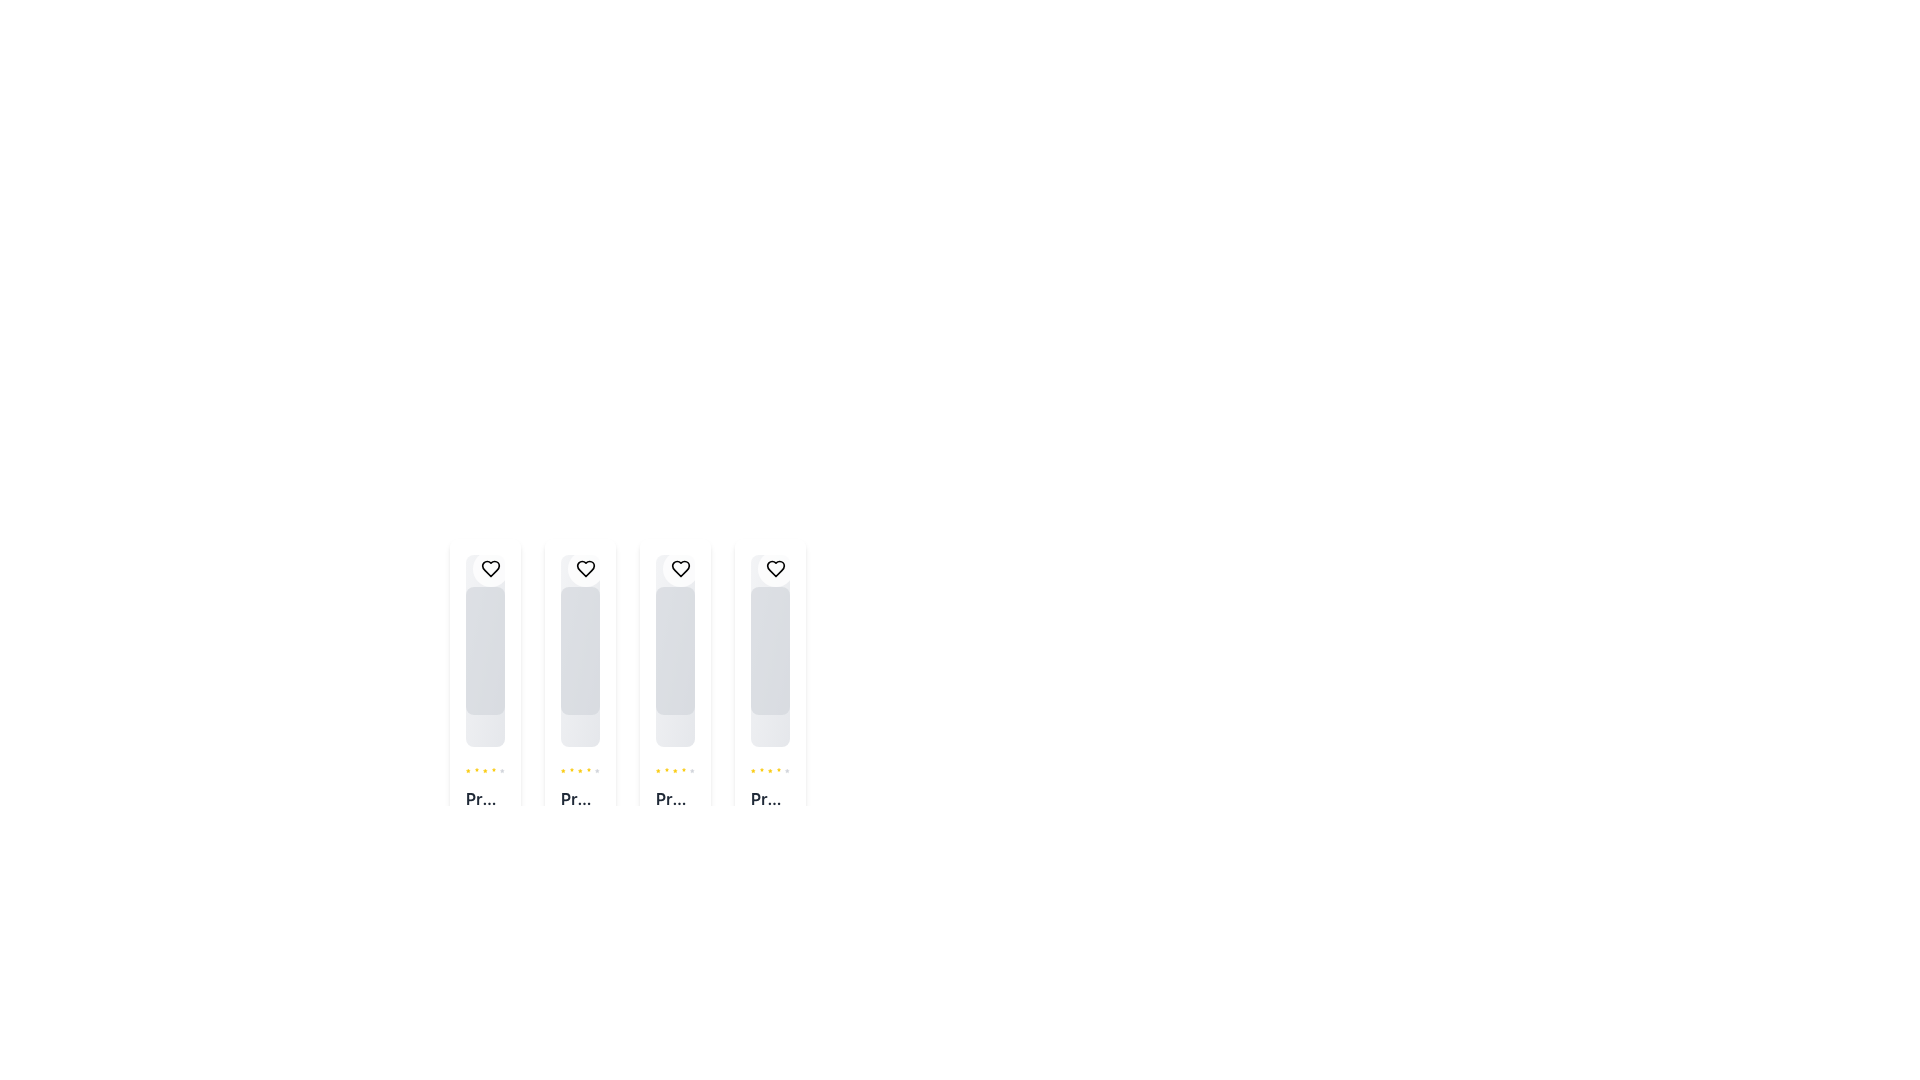 This screenshot has width=1920, height=1080. I want to click on the first placeholder or loading indicator in the grid arrangement, which indicates loading or unavailable content, so click(485, 651).